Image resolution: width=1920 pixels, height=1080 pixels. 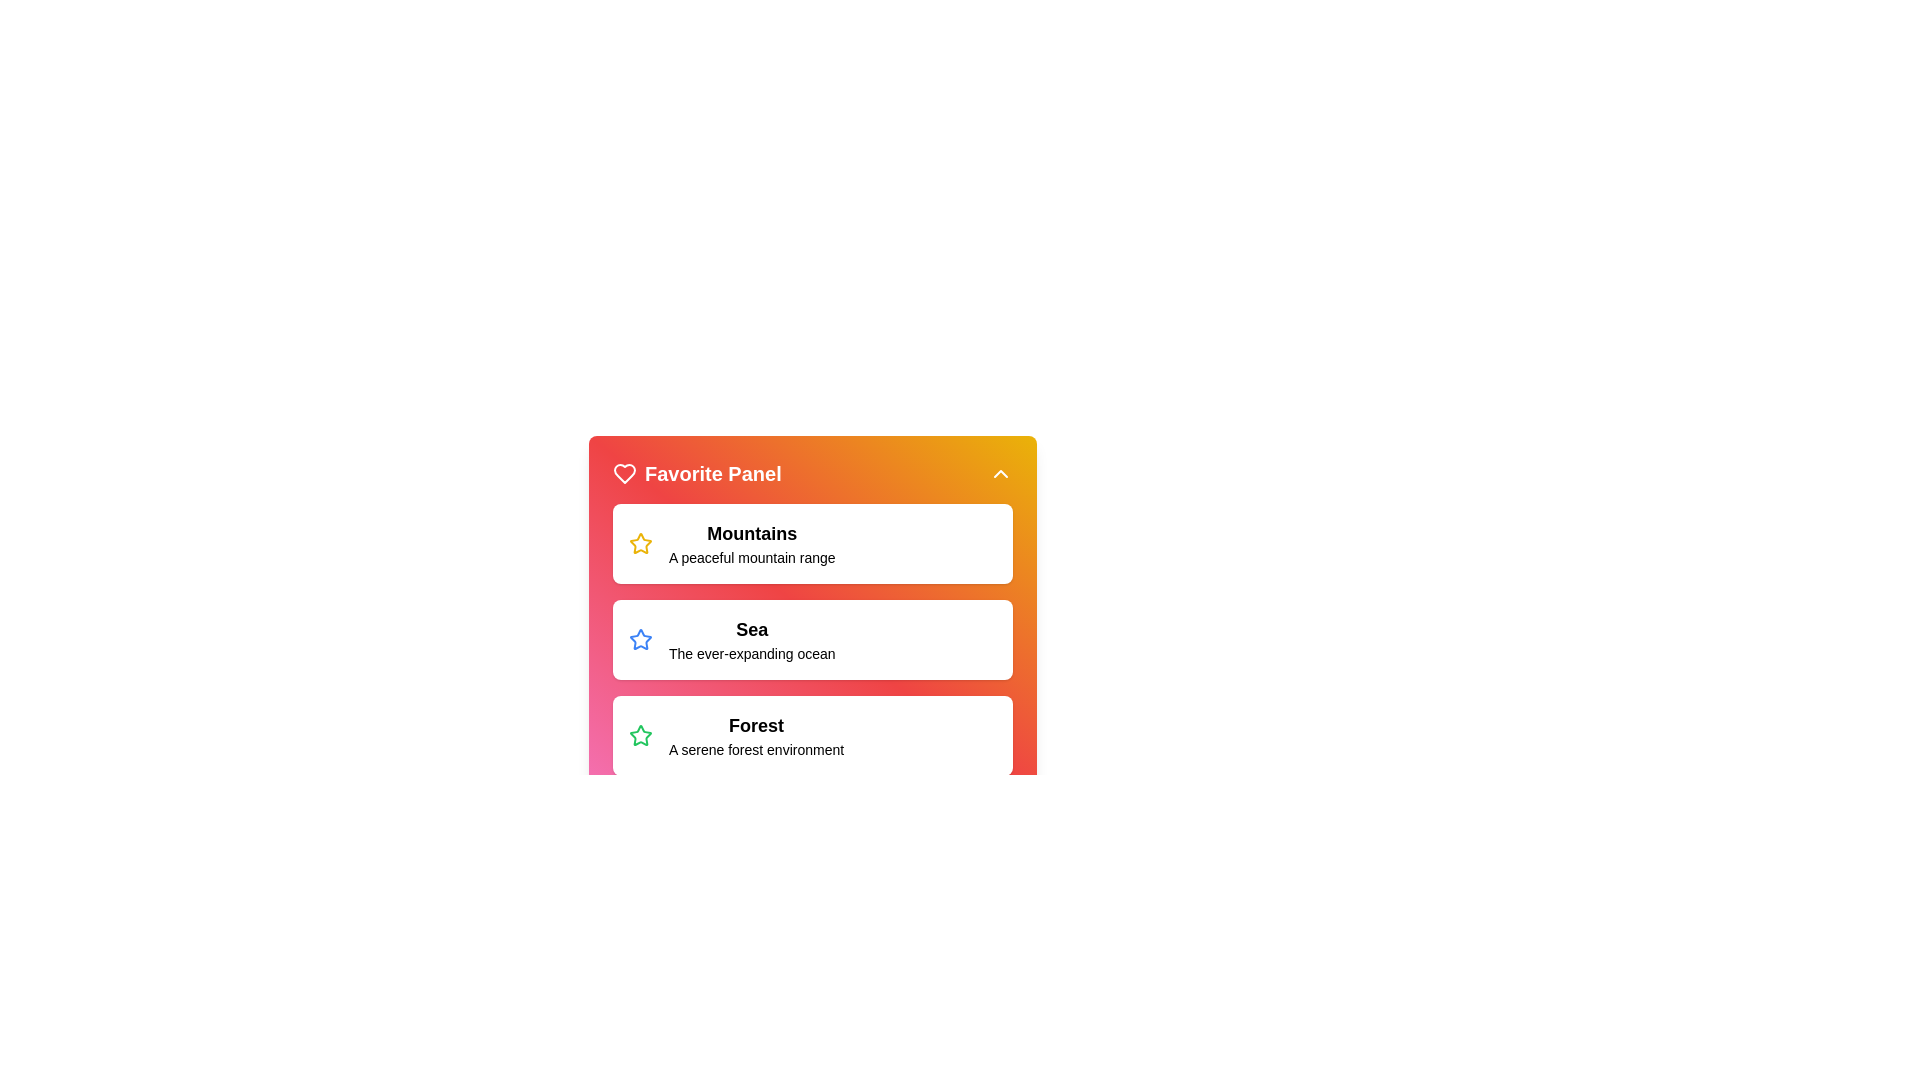 I want to click on the 'Forest' text label, which is prominently displayed in bold and larger font within the 'Favorite Panel', positioned above the smaller descriptive text and next to a green star icon, so click(x=755, y=725).